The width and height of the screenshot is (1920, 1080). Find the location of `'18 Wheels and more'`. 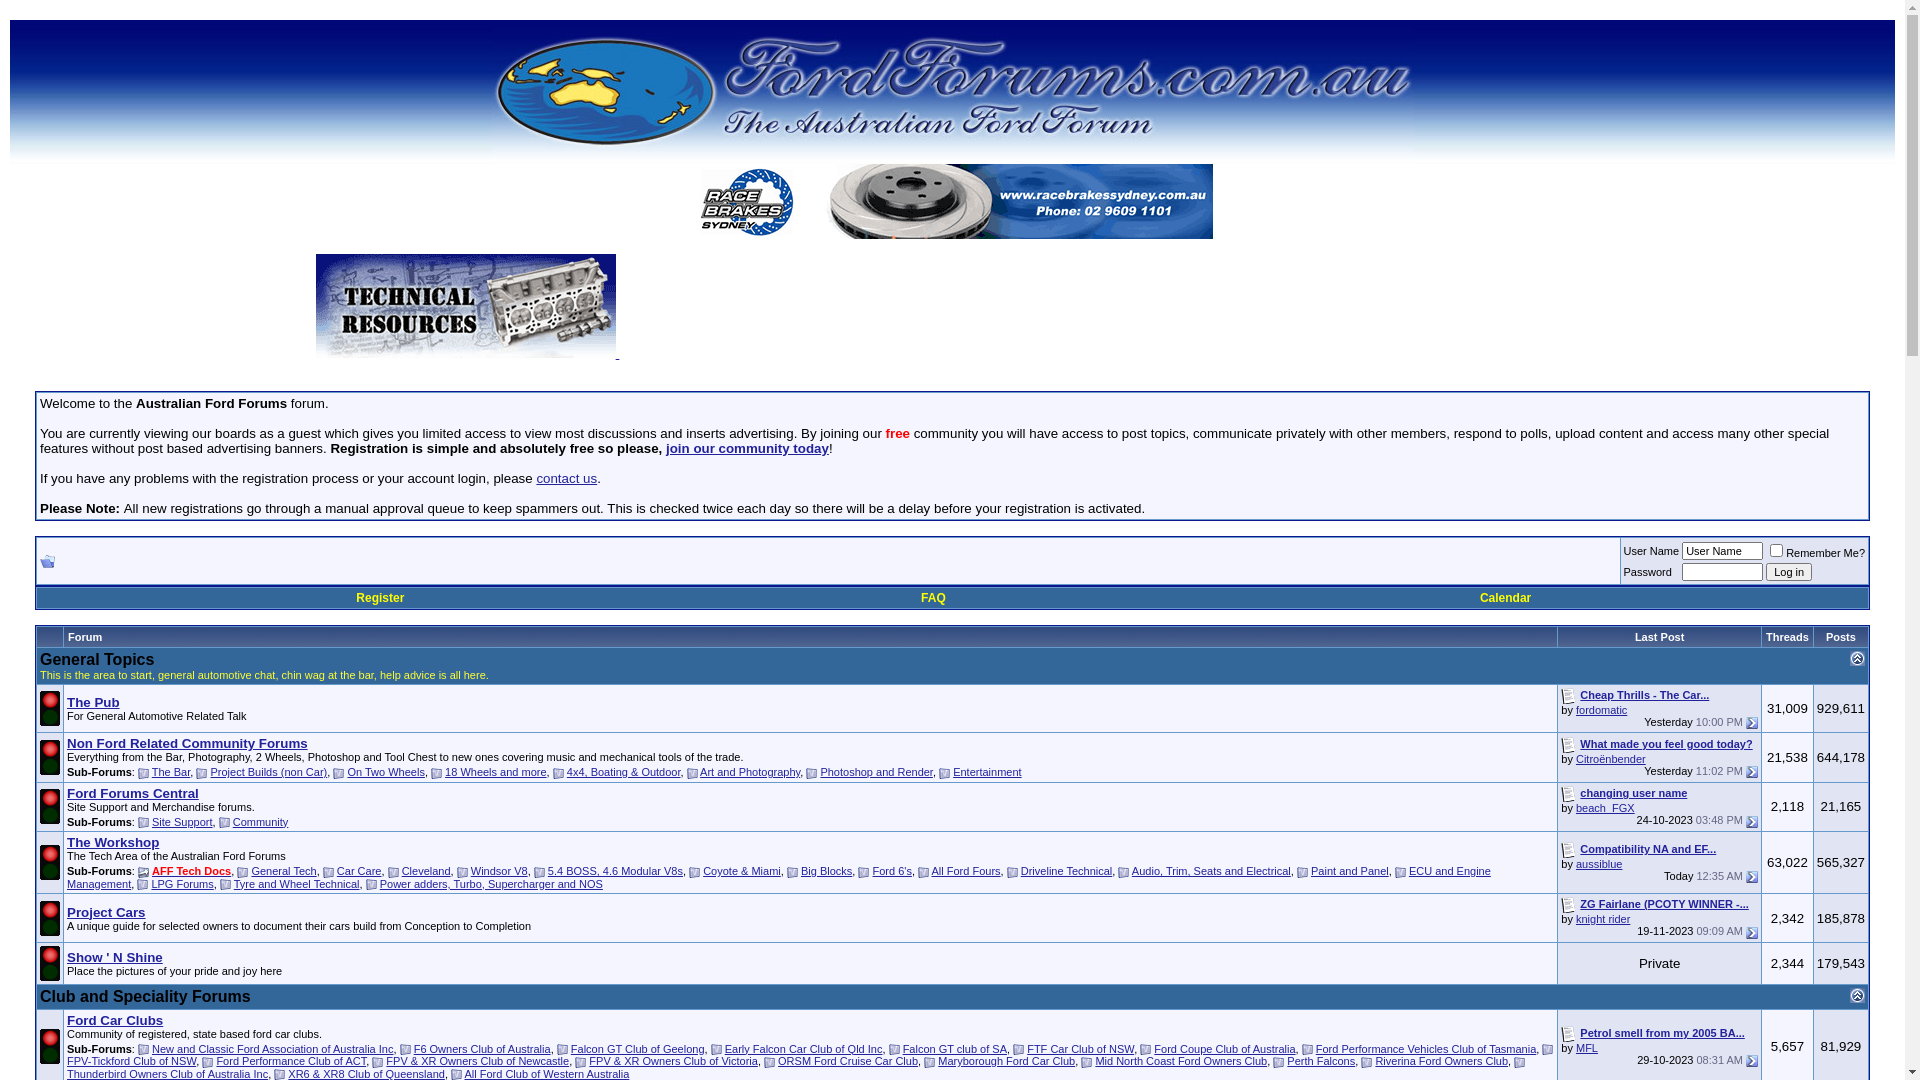

'18 Wheels and more' is located at coordinates (495, 770).